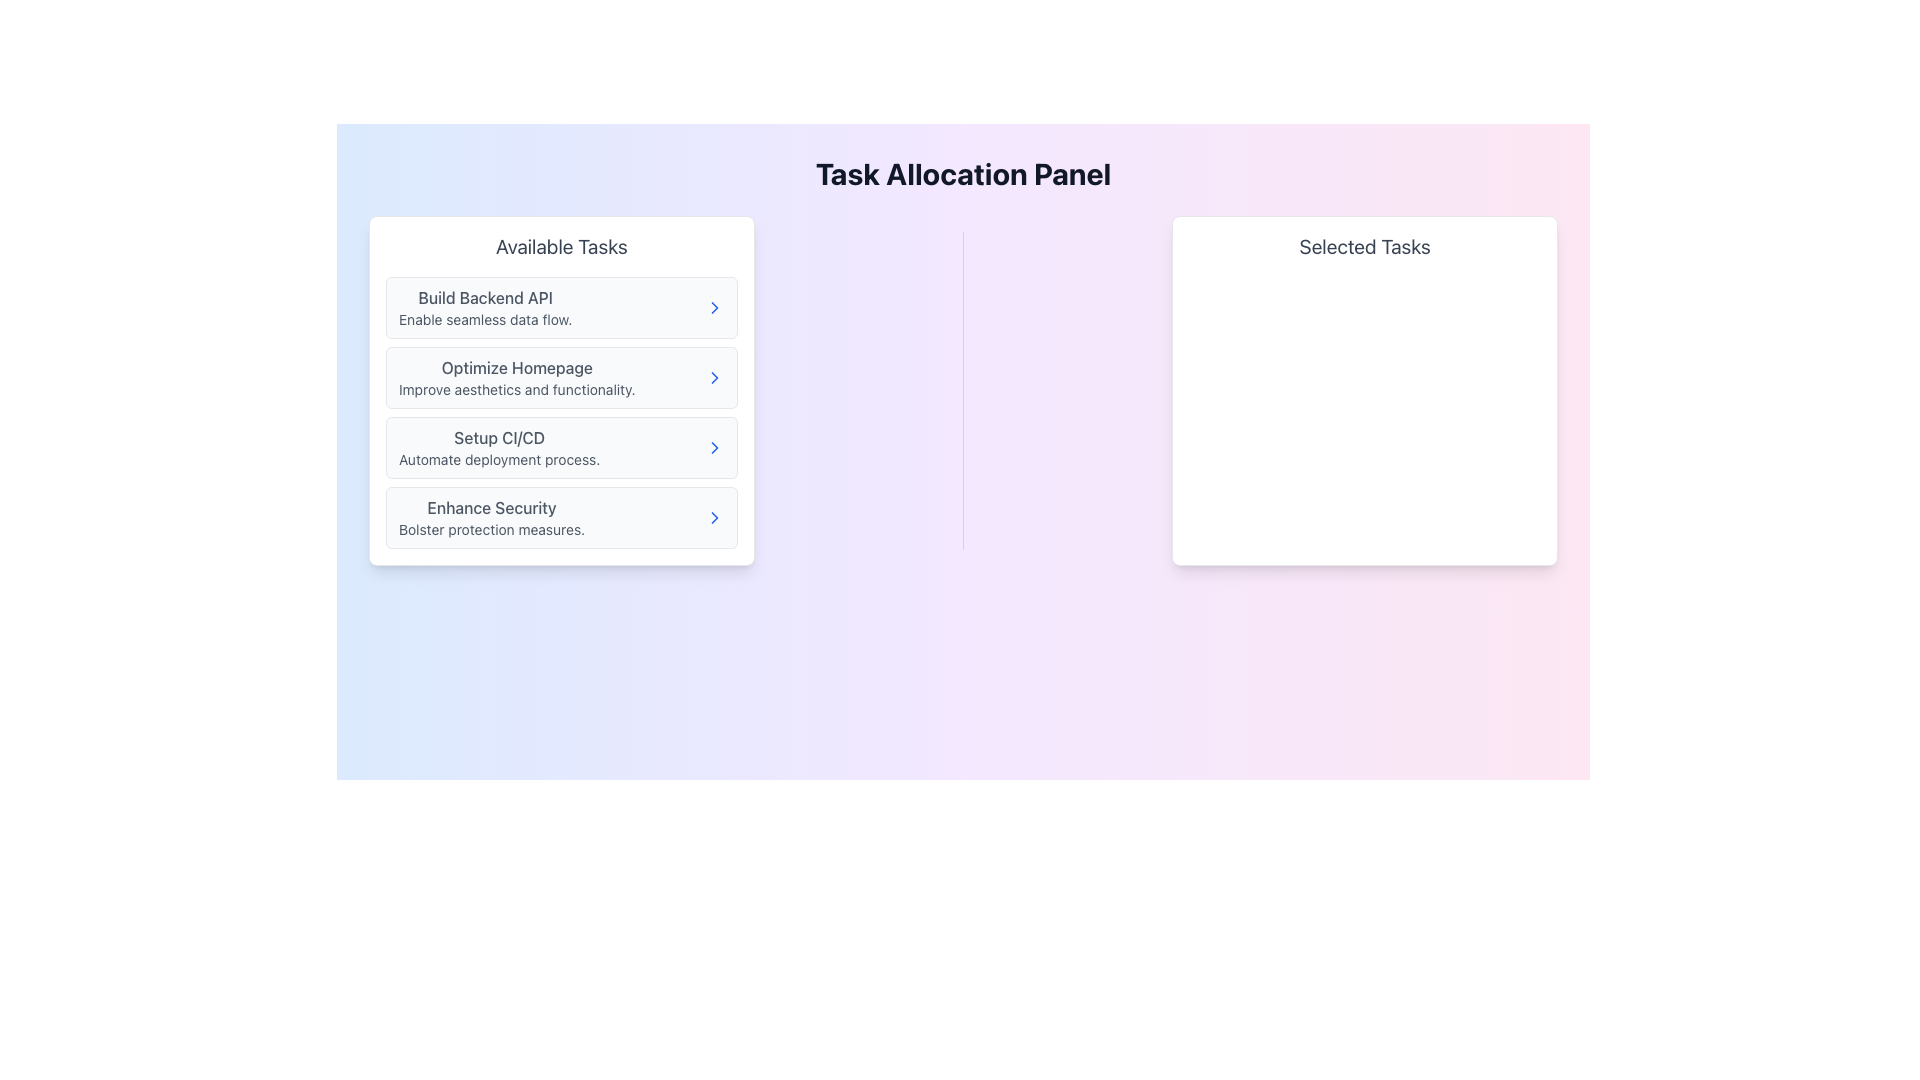  What do you see at coordinates (963, 390) in the screenshot?
I see `the vertical gray Divider that separates the 'Available Tasks' and 'Selected Tasks' panels, located centrally between them` at bounding box center [963, 390].